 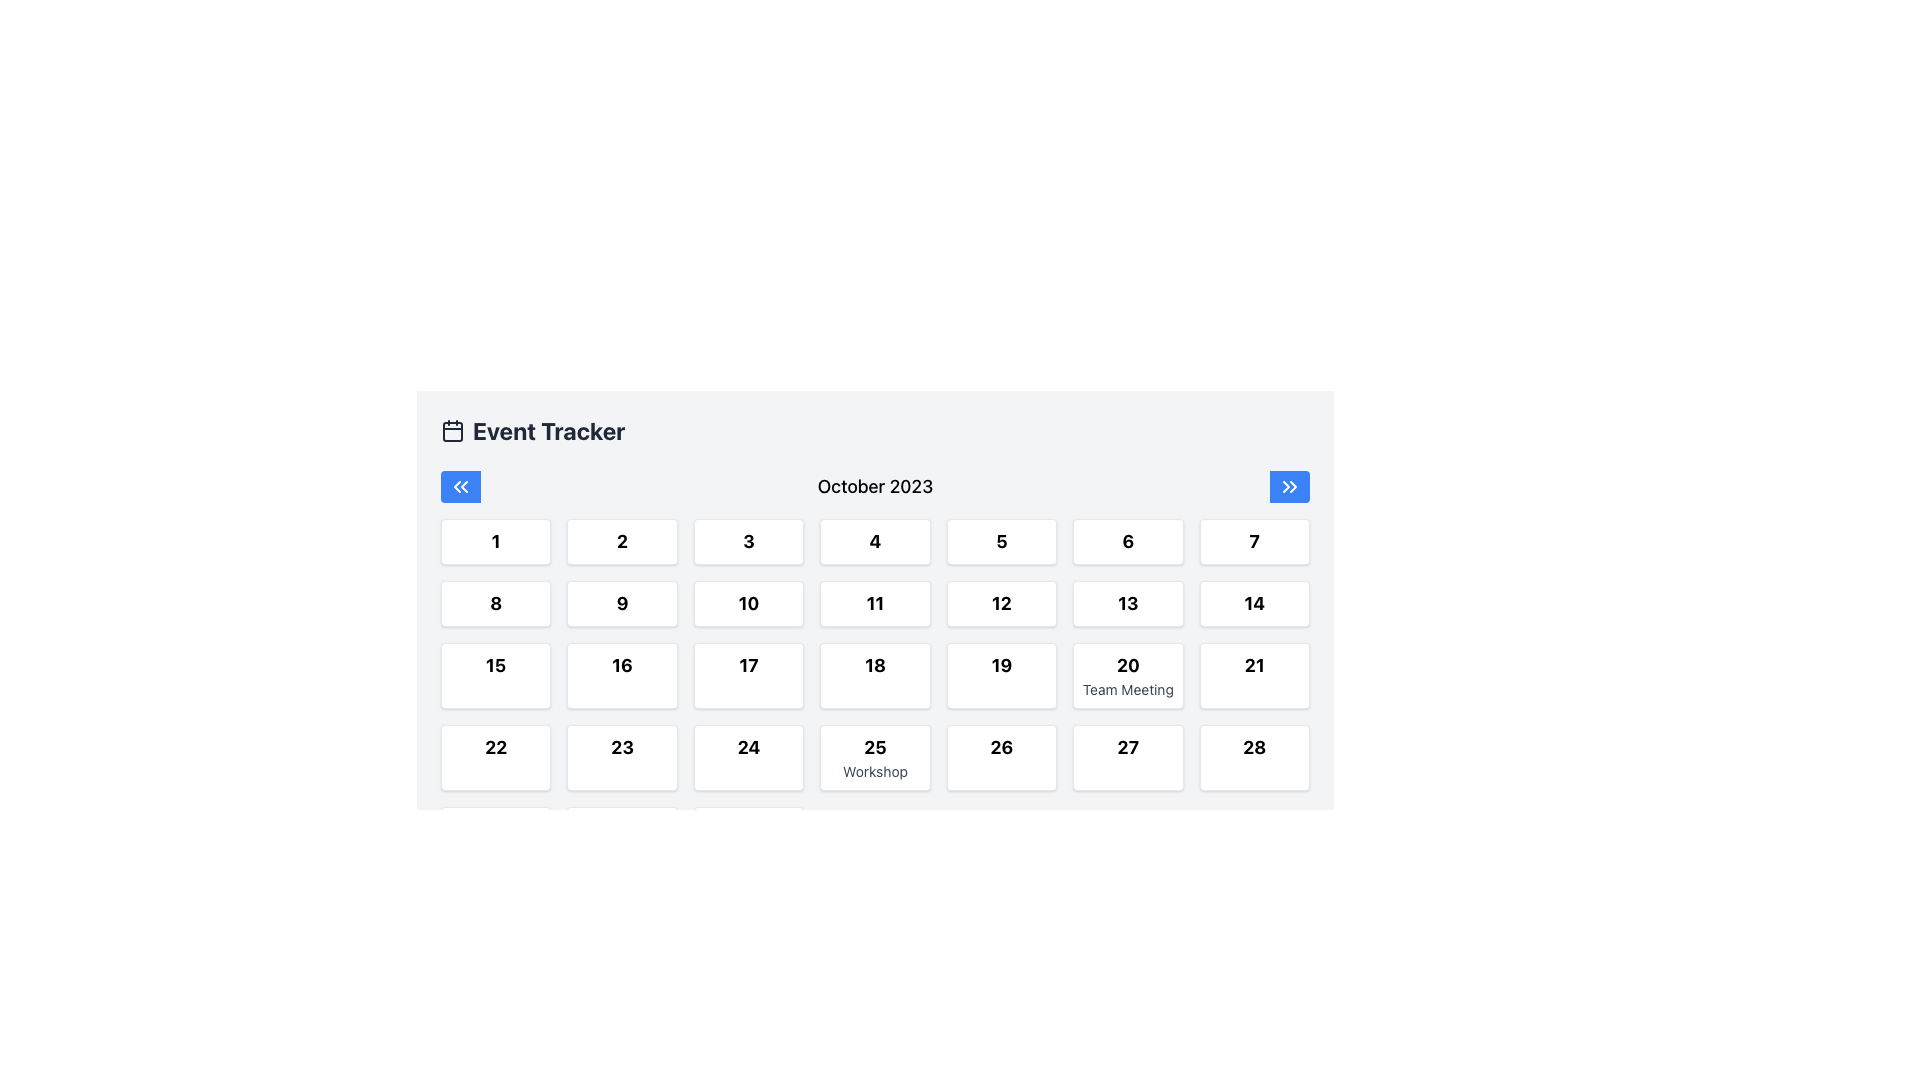 I want to click on the date '19' displayed in the calendar tile for October, located in the third row and sixth column of the calendar grid, so click(x=1001, y=666).